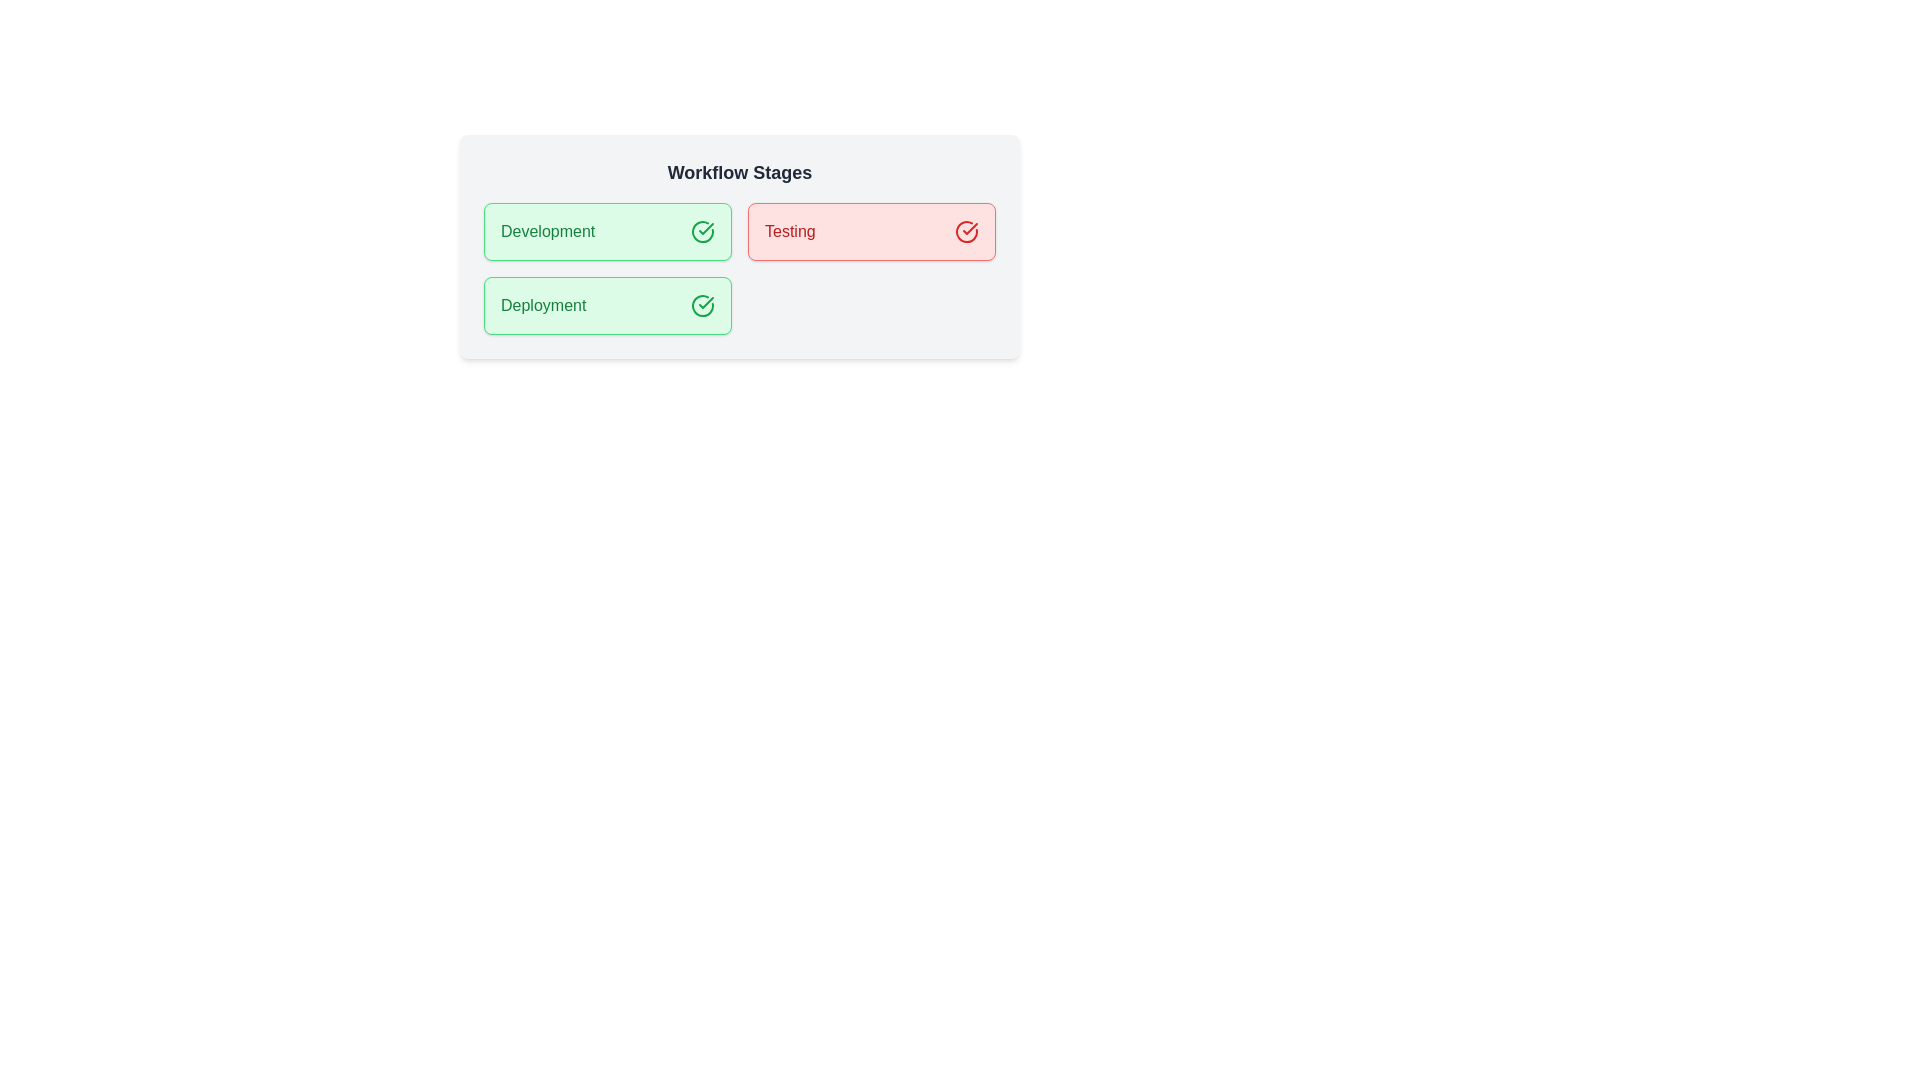 This screenshot has height=1080, width=1920. I want to click on the checkmark icon indicating a completed status in the 'Development' workflow stage, which is positioned to the right of the 'Development' text, so click(702, 230).